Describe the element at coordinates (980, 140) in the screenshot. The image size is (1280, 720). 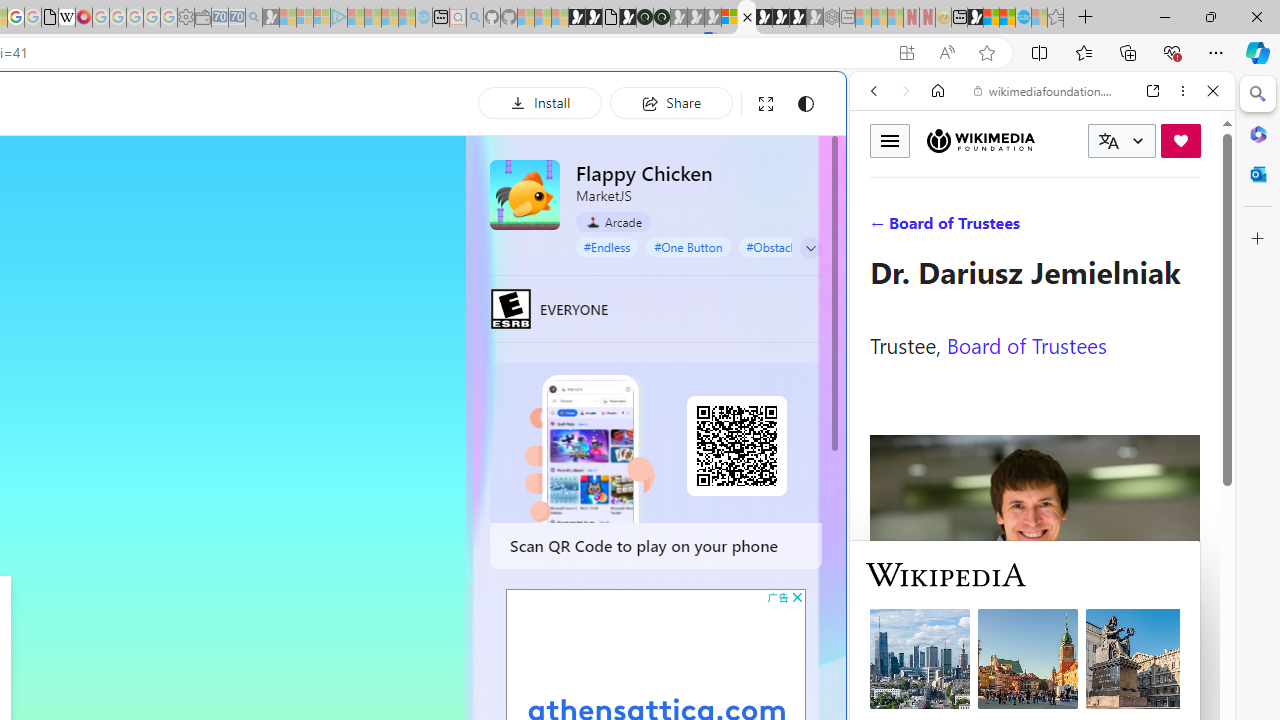
I see `'Wikimedia Foundation'` at that location.